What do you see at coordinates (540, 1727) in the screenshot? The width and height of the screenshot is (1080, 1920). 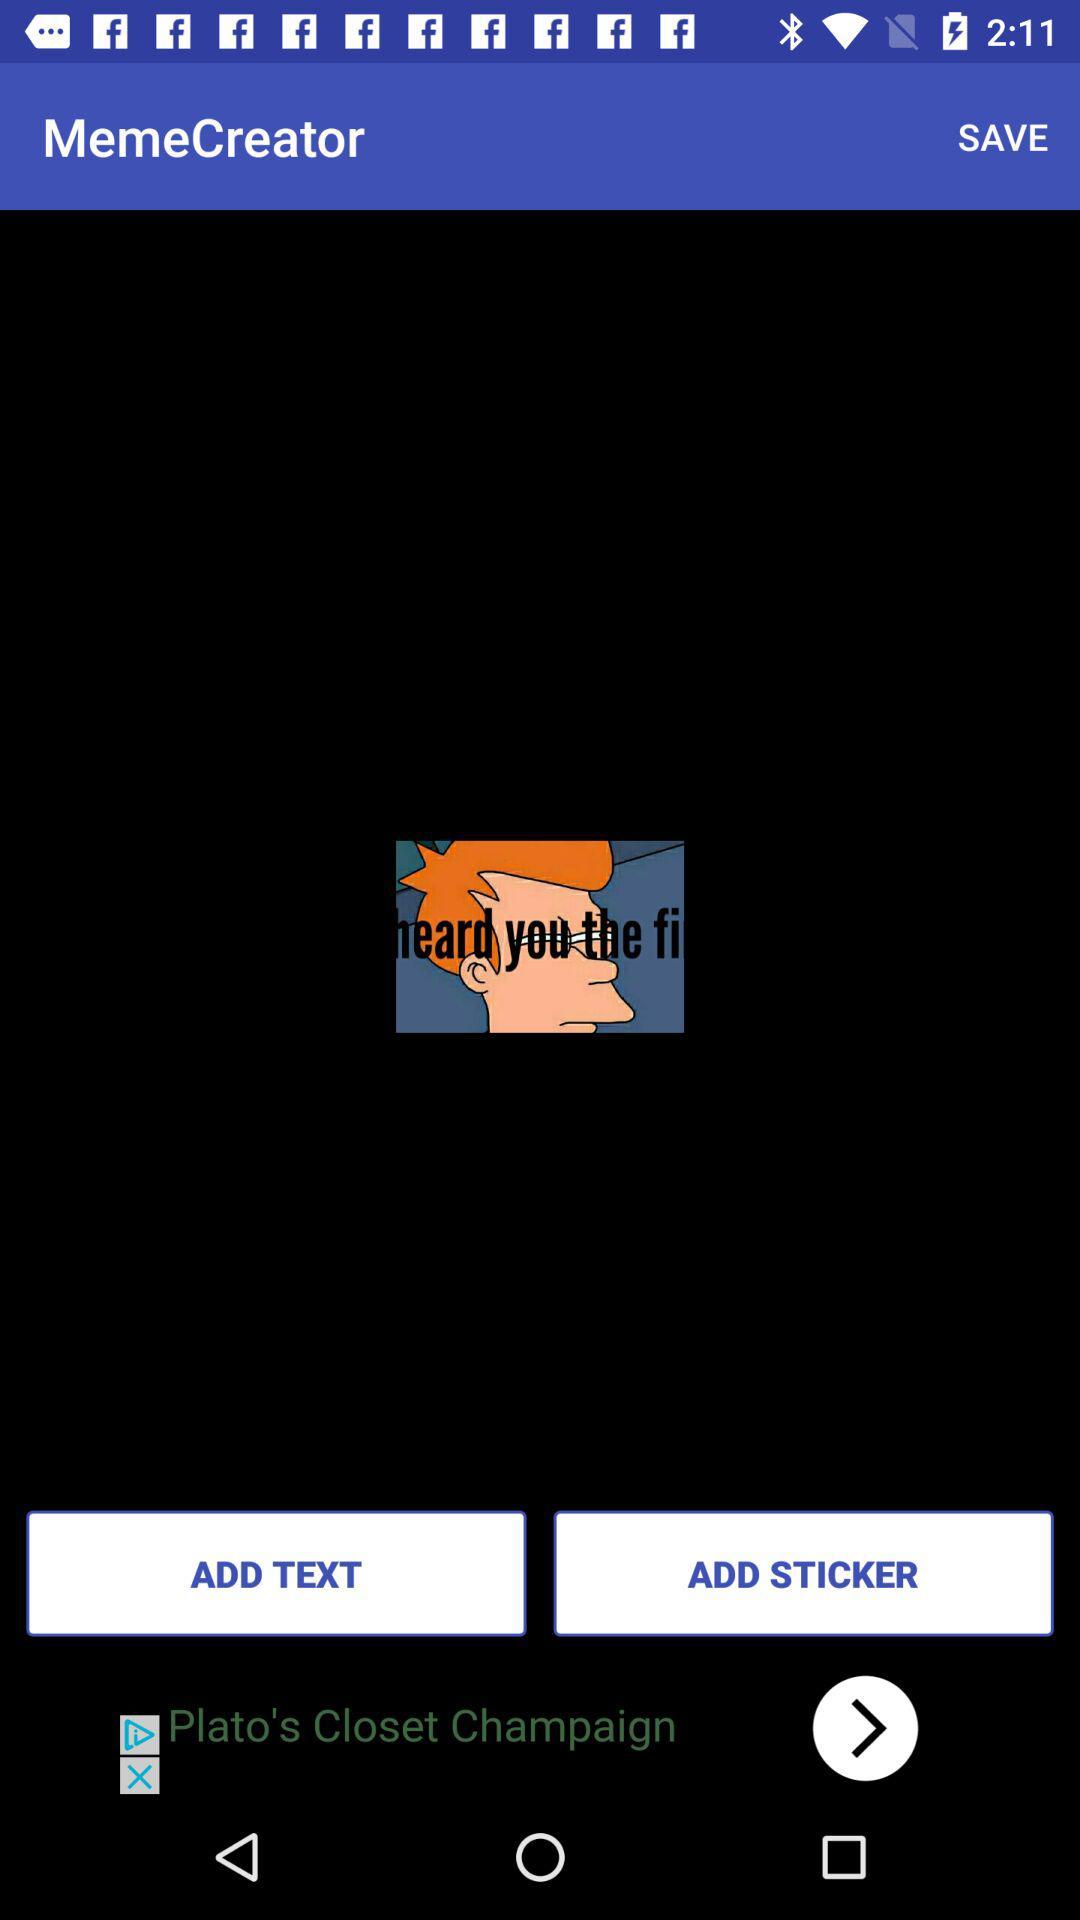 I see `search` at bounding box center [540, 1727].